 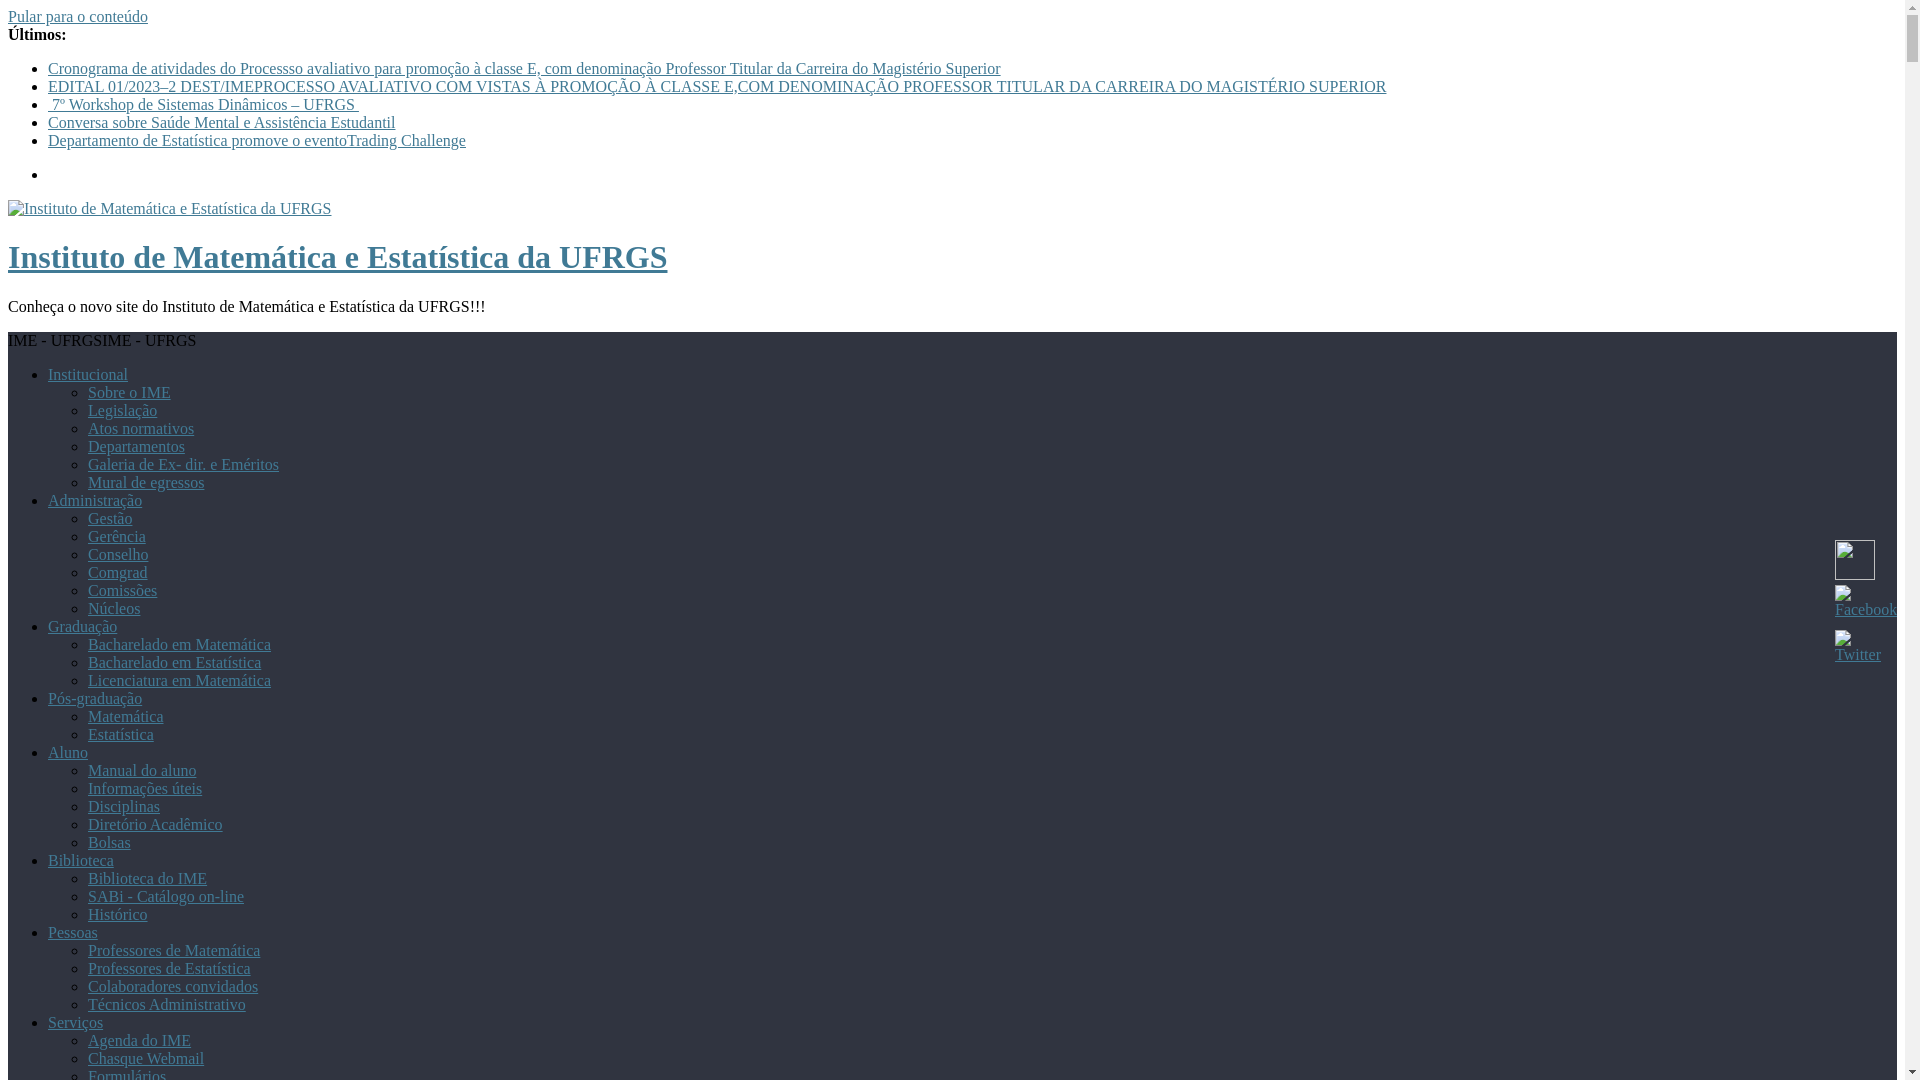 I want to click on 'Chasque Webmail', so click(x=86, y=1057).